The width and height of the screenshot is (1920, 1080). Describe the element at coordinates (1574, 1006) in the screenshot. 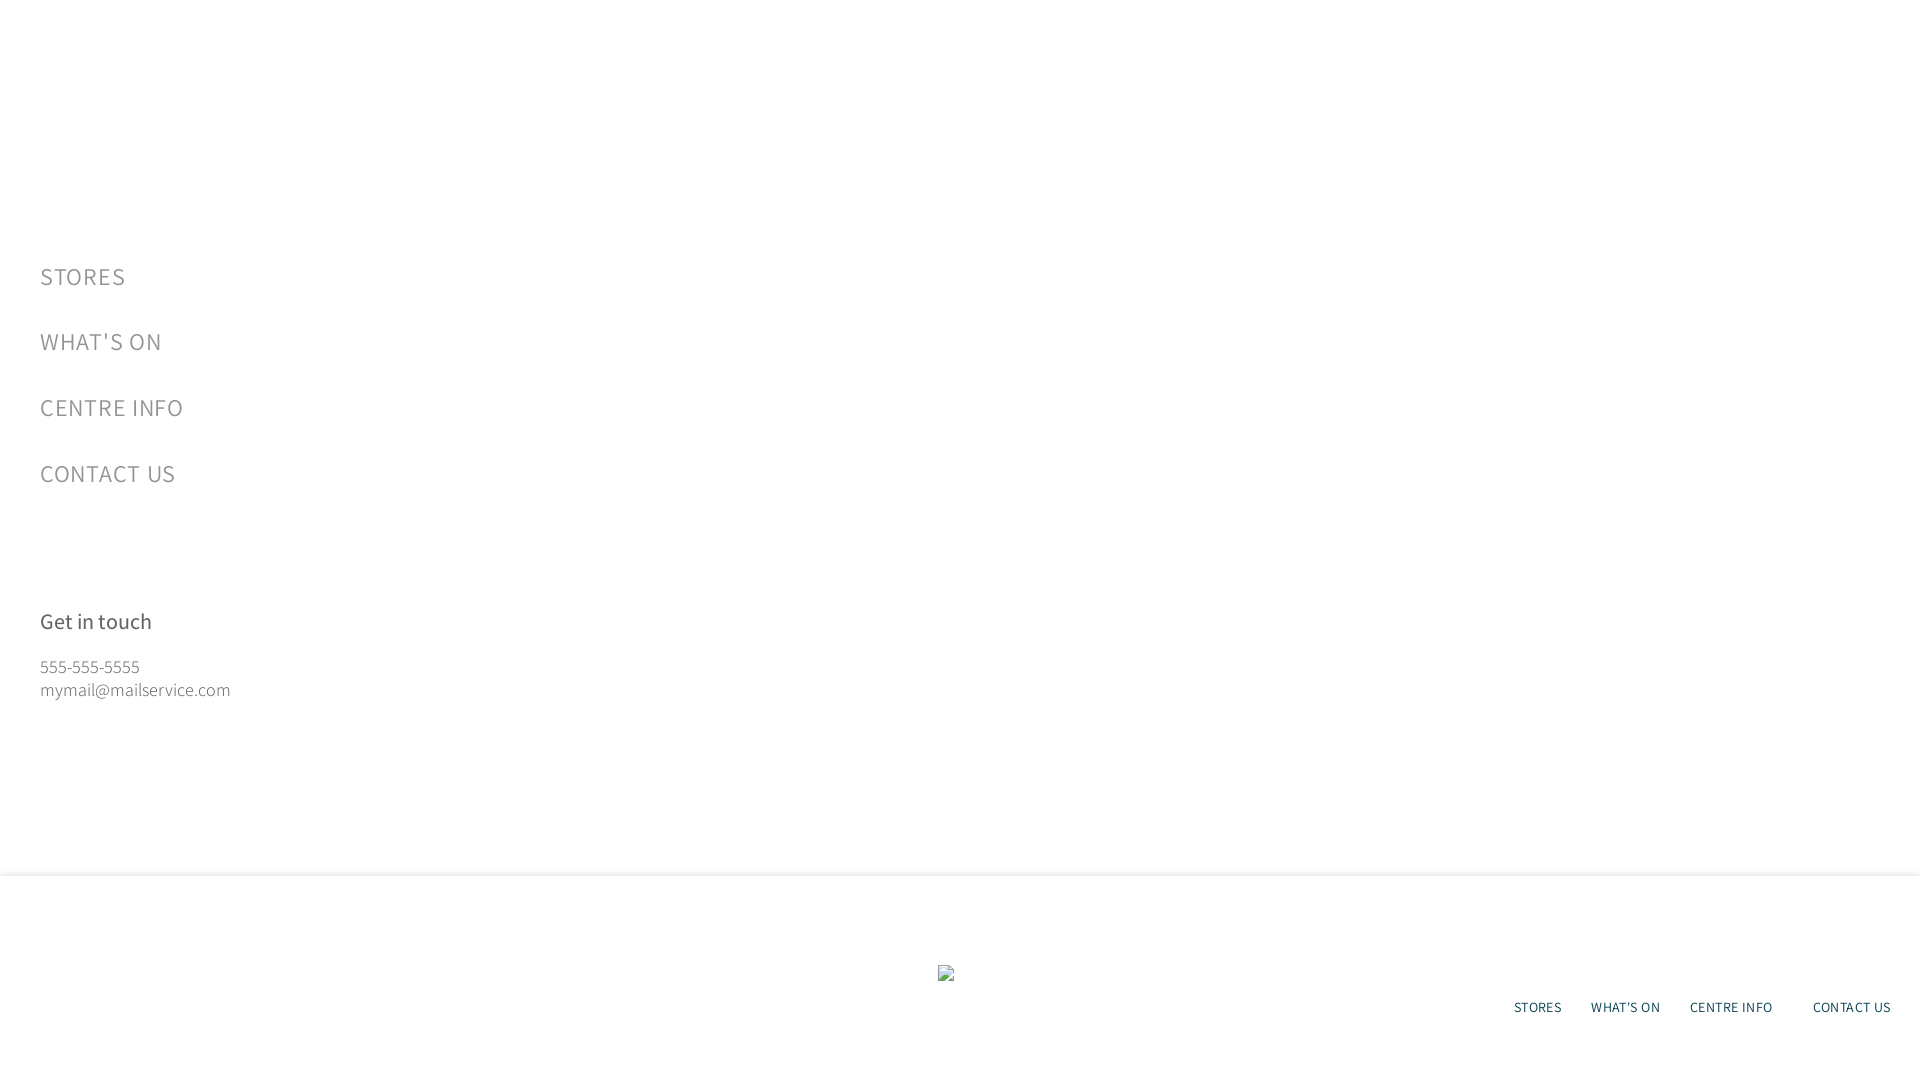

I see `'WHAT'S ON'` at that location.